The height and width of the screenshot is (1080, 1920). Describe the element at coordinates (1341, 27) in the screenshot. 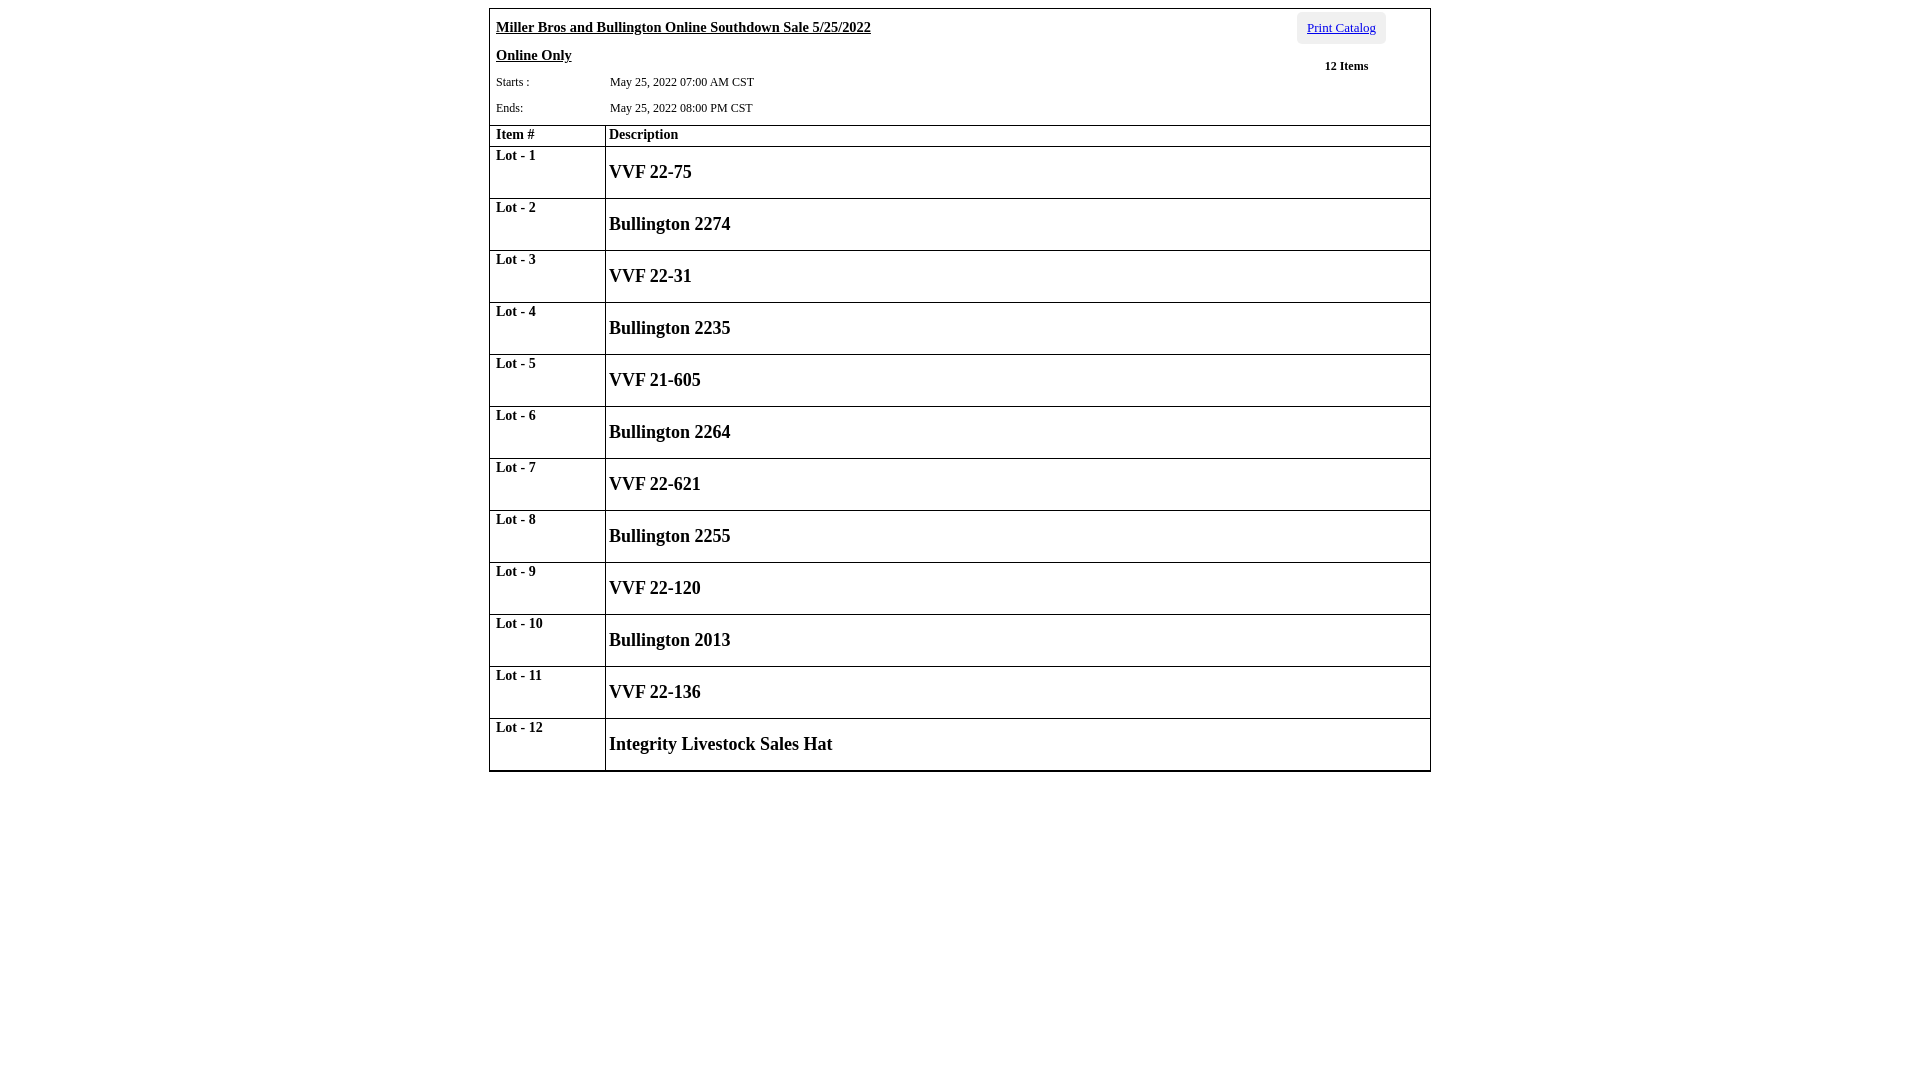

I see `'Print Catalog'` at that location.